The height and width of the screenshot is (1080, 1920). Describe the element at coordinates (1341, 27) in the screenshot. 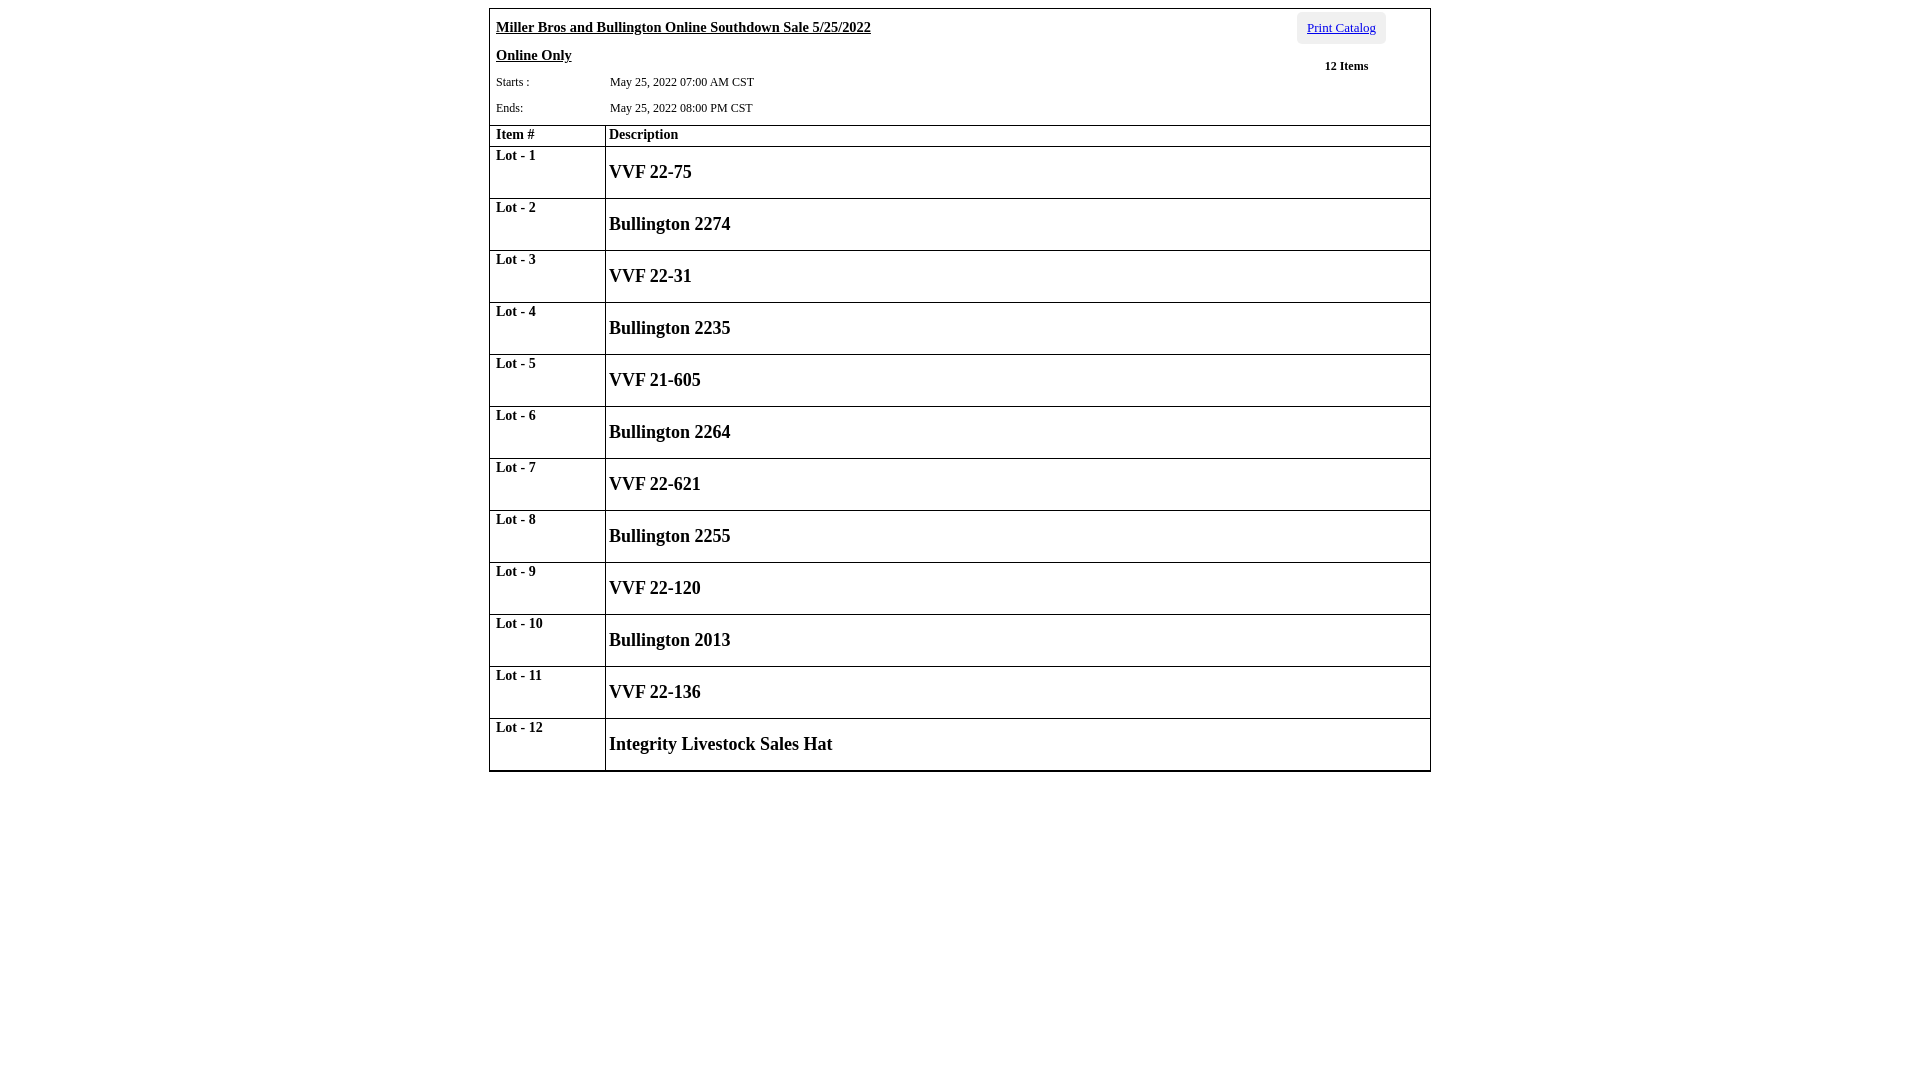

I see `'Print Catalog'` at that location.